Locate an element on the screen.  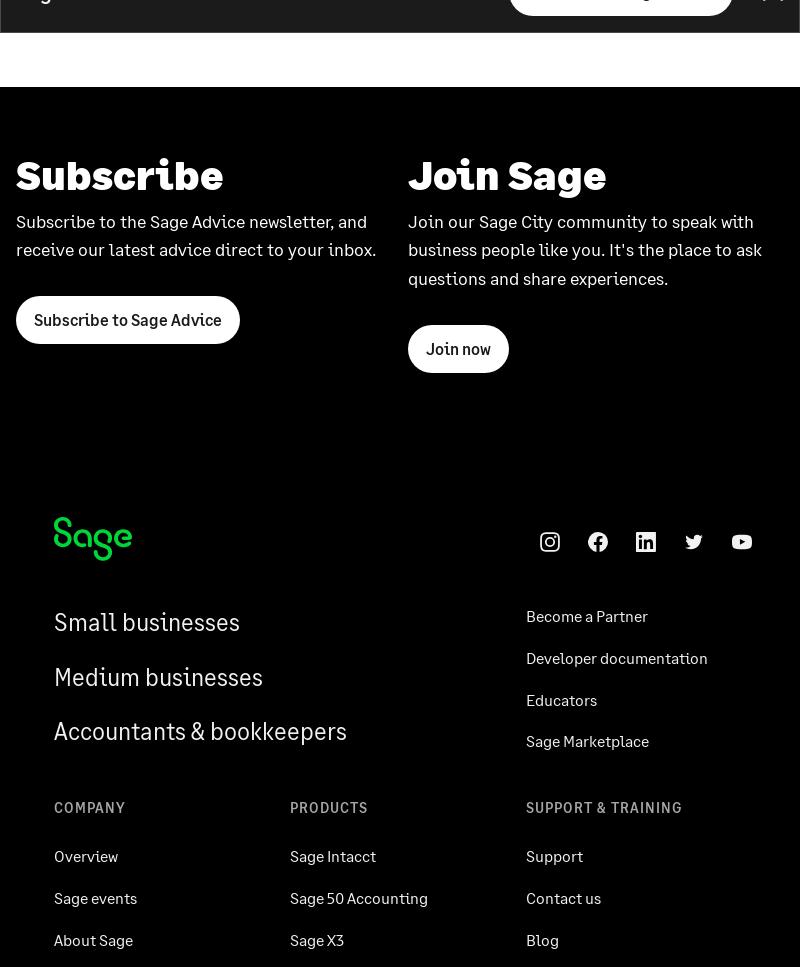
'Join our Sage City community to speak with business people like you. It's the place to ask questions and share experiences.' is located at coordinates (583, 249).